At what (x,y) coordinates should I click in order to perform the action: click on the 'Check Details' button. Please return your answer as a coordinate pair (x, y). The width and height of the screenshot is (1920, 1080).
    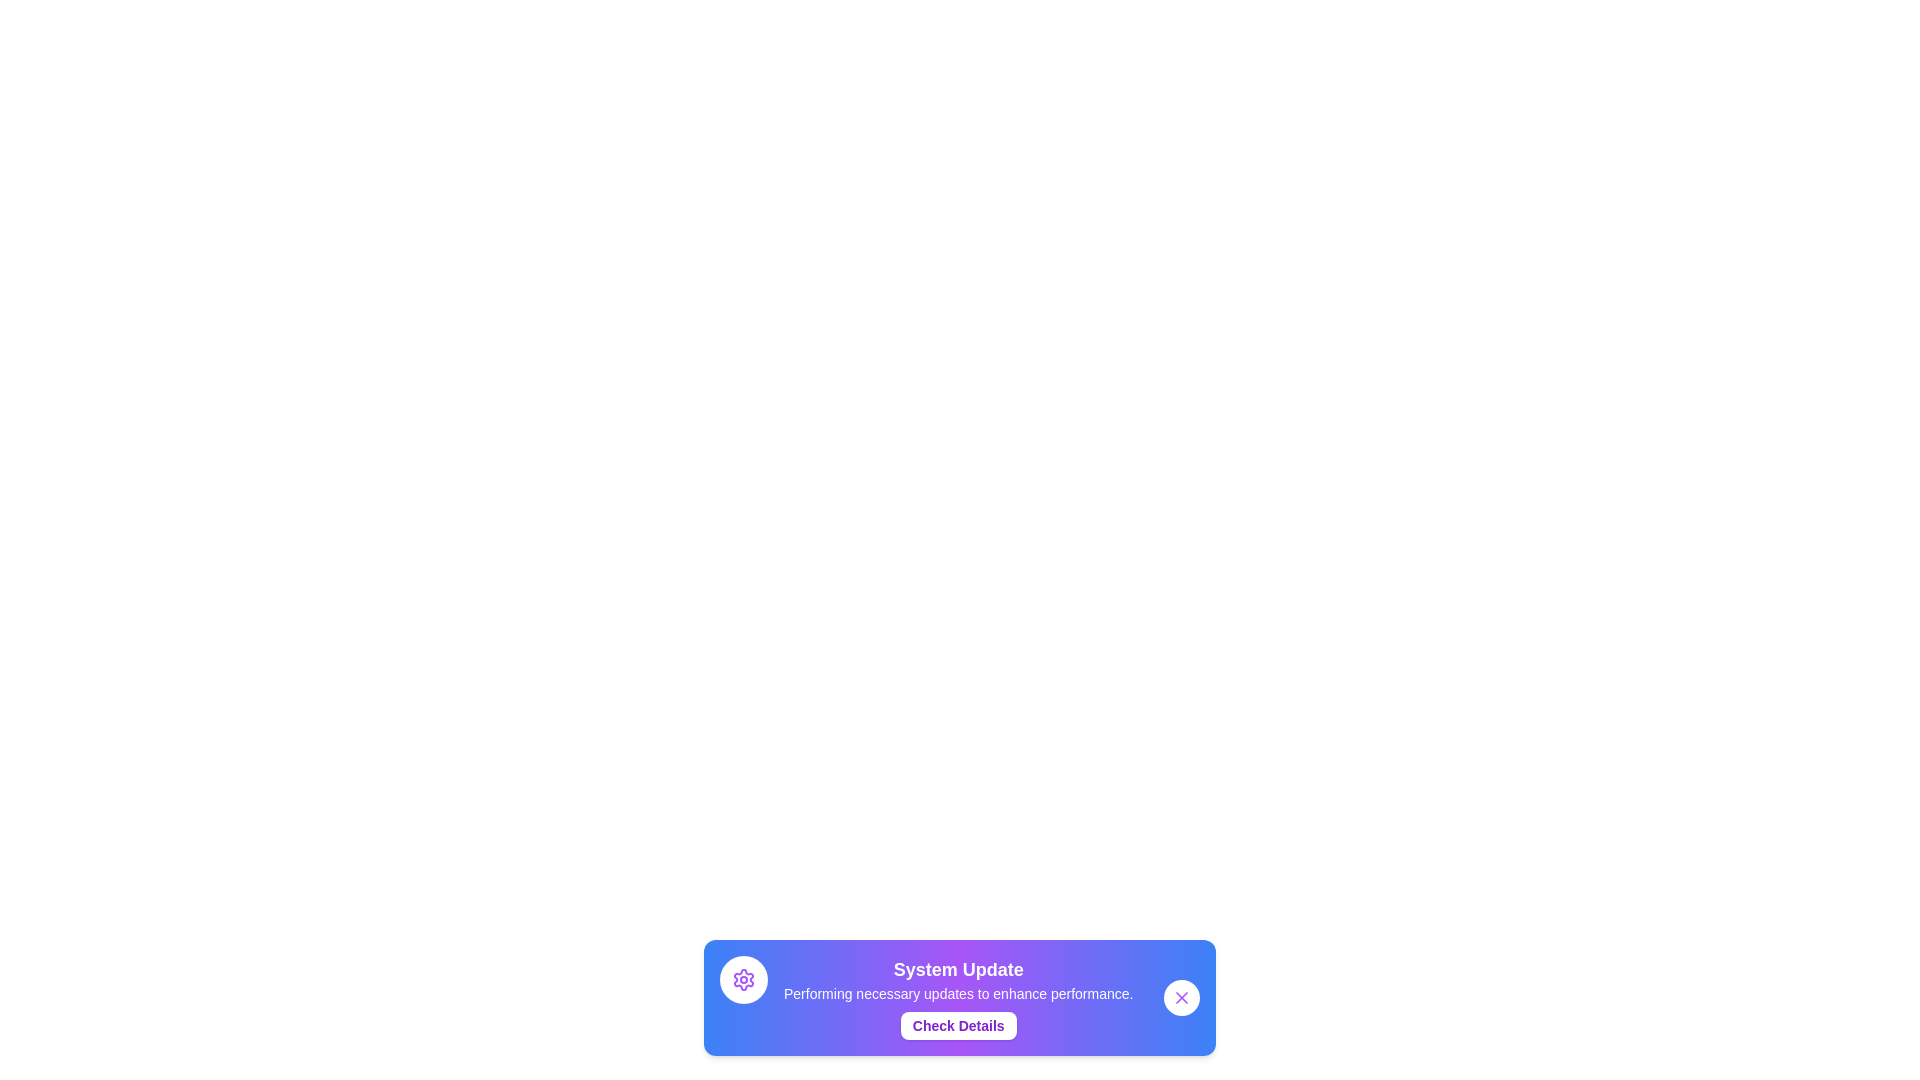
    Looking at the image, I should click on (957, 1026).